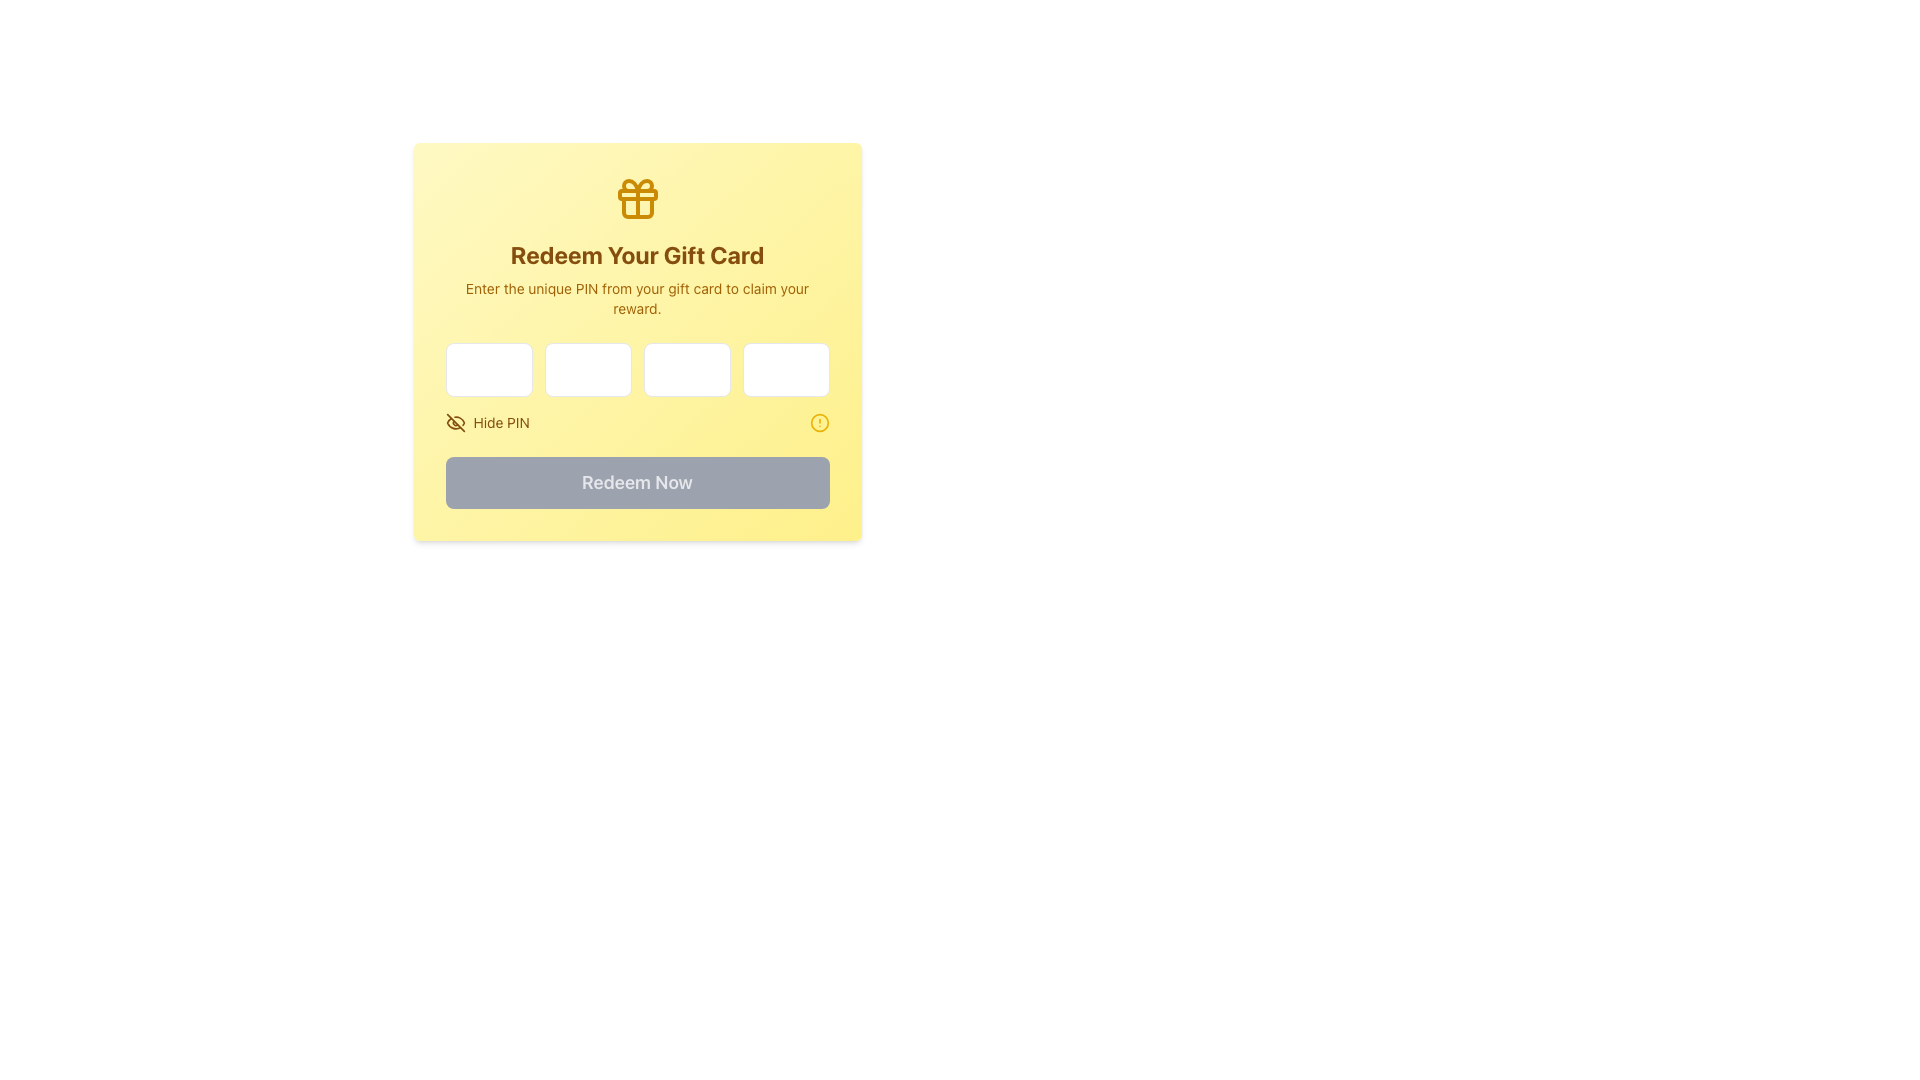 The width and height of the screenshot is (1920, 1080). What do you see at coordinates (819, 422) in the screenshot?
I see `the SVG circle representing the alert icon within the 'Redeem Your Gift Card' form, located at the bottom-right corner of the yellow-themed input interface` at bounding box center [819, 422].